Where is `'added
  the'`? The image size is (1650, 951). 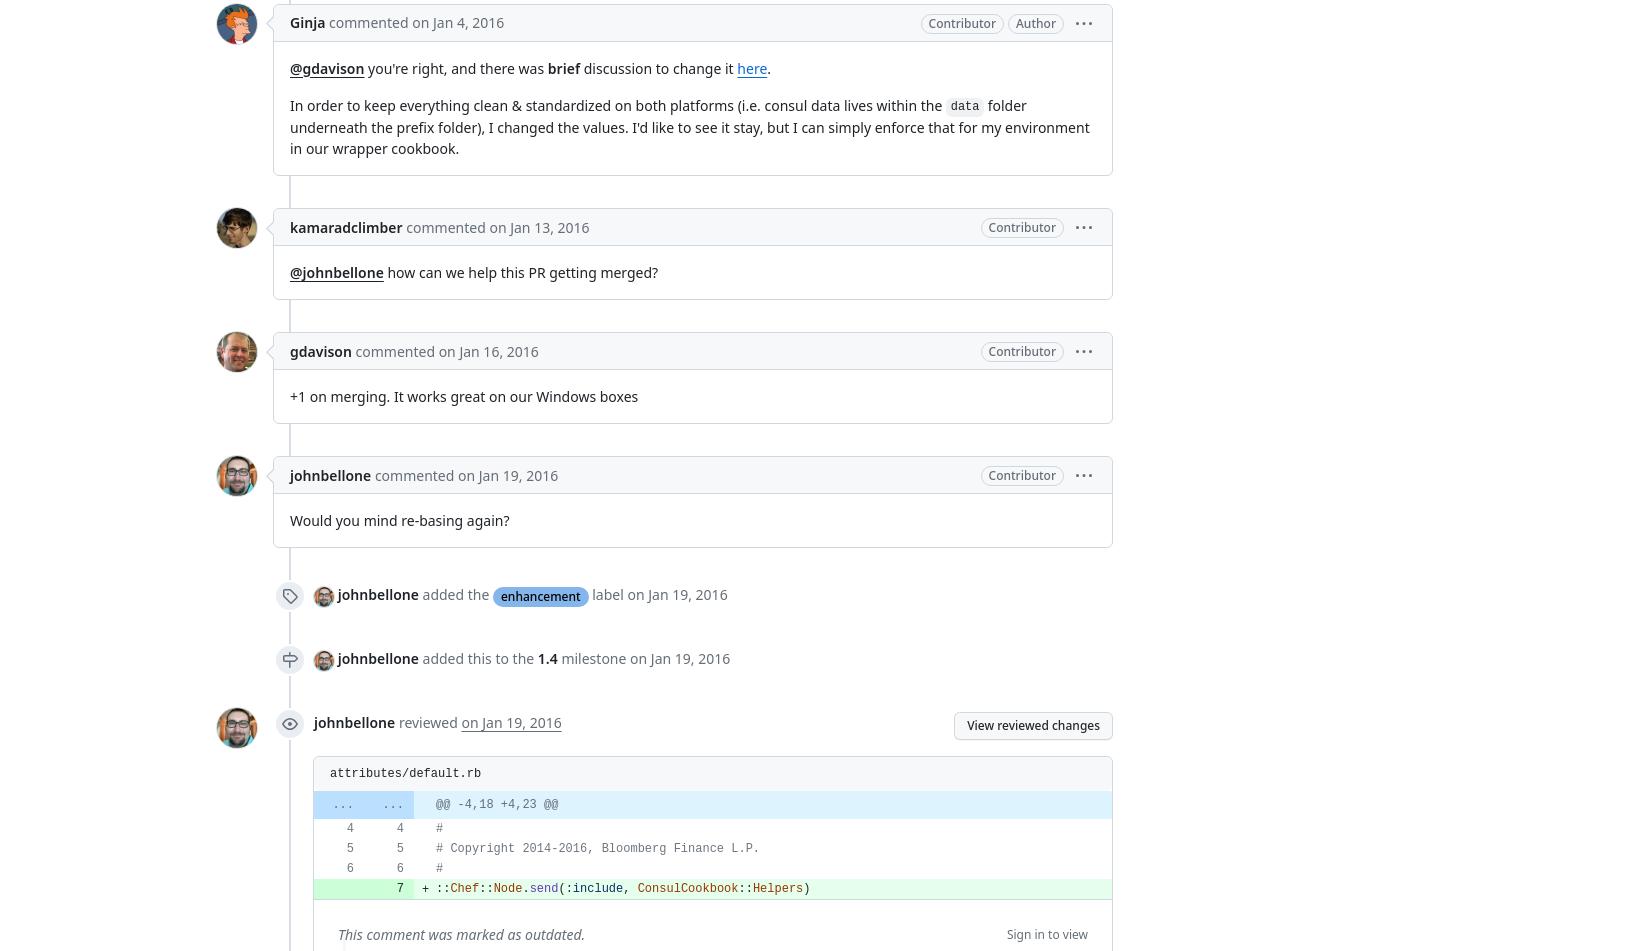
'added
  the' is located at coordinates (416, 593).